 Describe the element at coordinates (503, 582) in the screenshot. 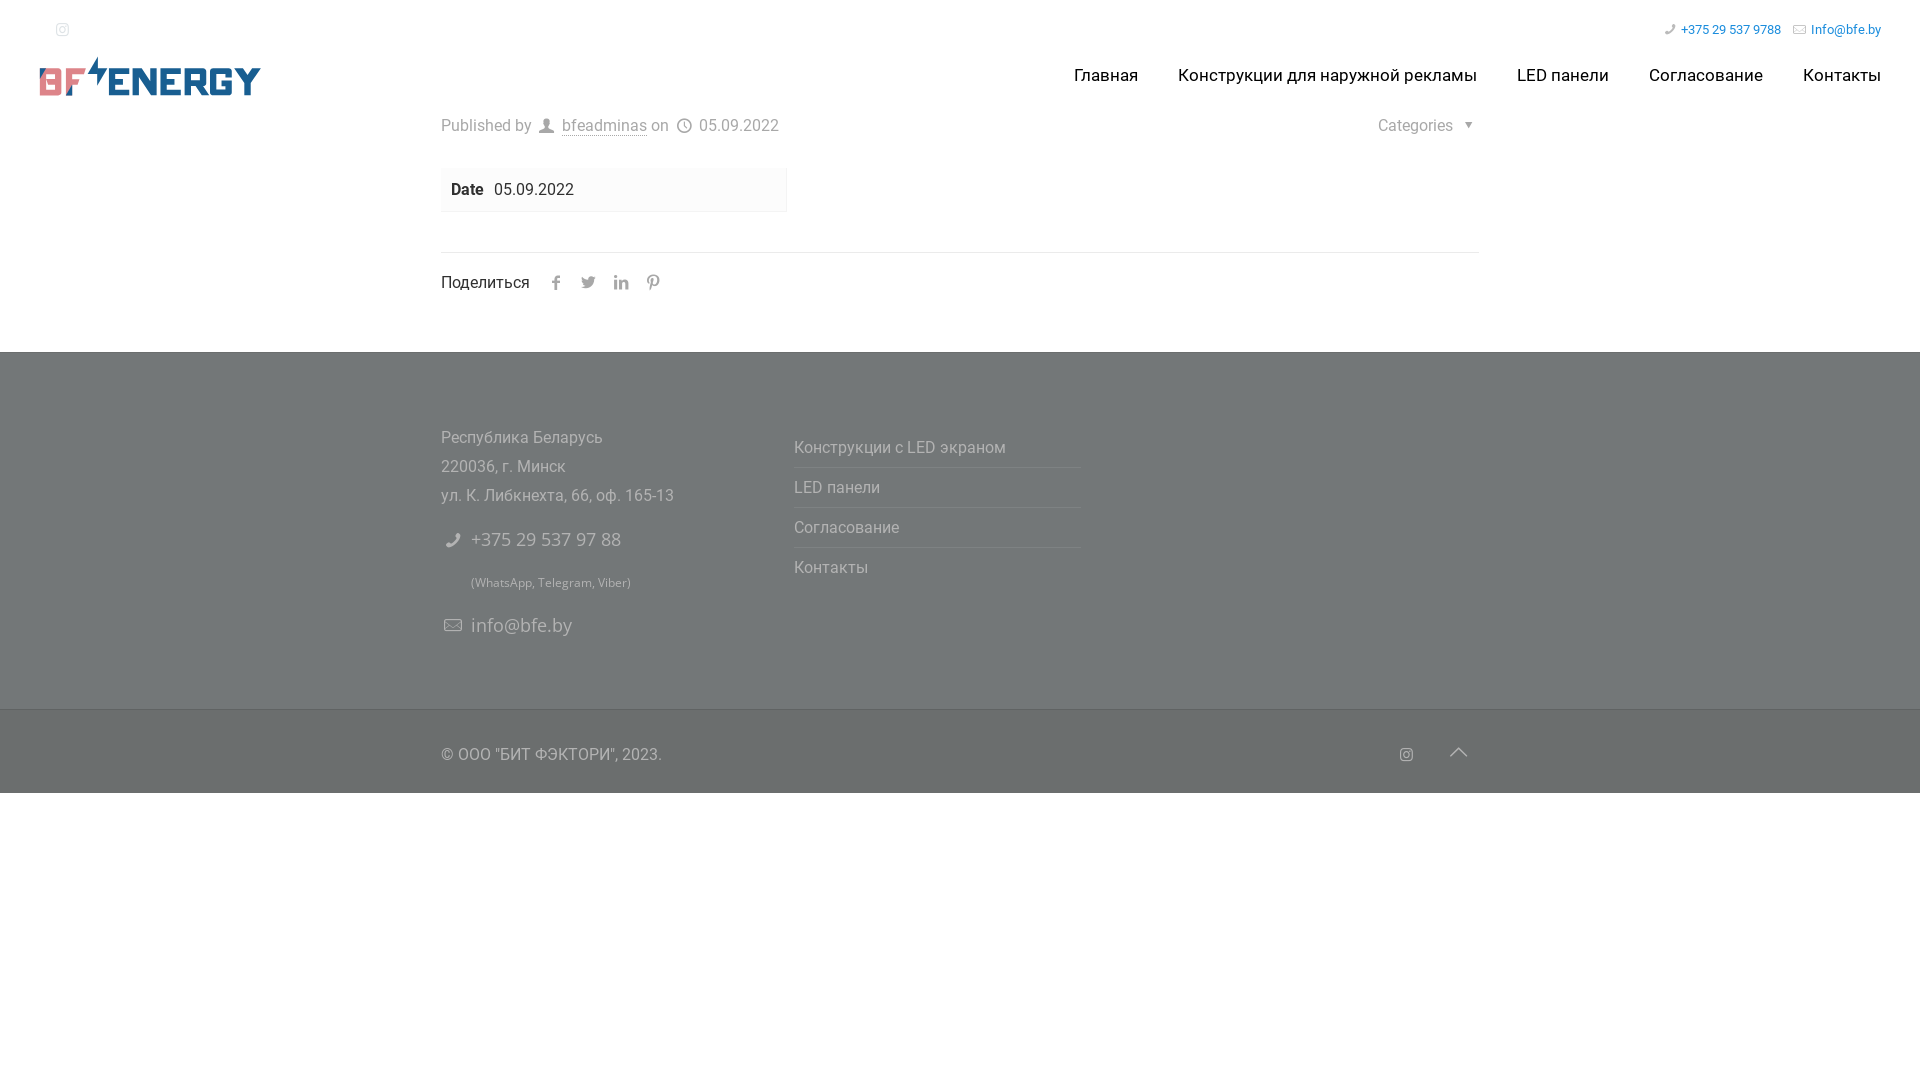

I see `'WhatsApp'` at that location.